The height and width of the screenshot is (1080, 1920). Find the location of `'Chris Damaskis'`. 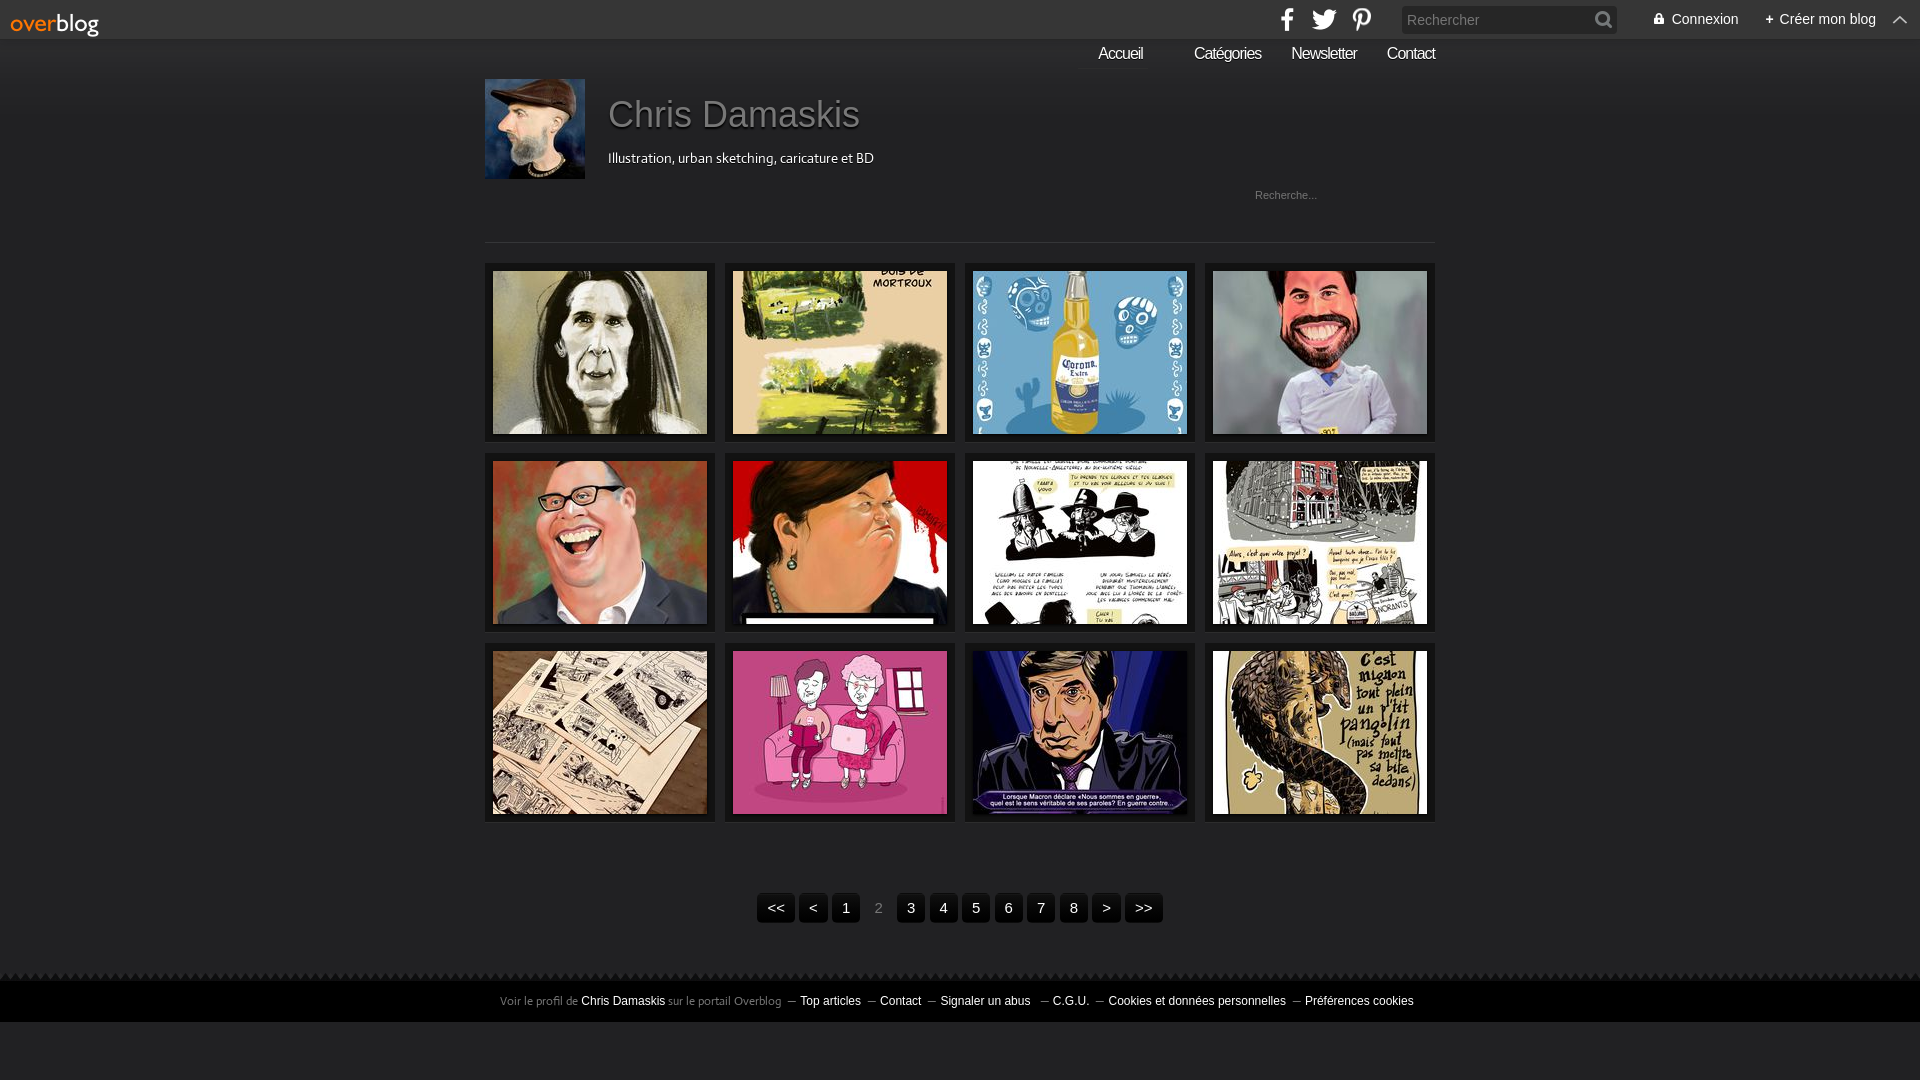

'Chris Damaskis' is located at coordinates (607, 114).